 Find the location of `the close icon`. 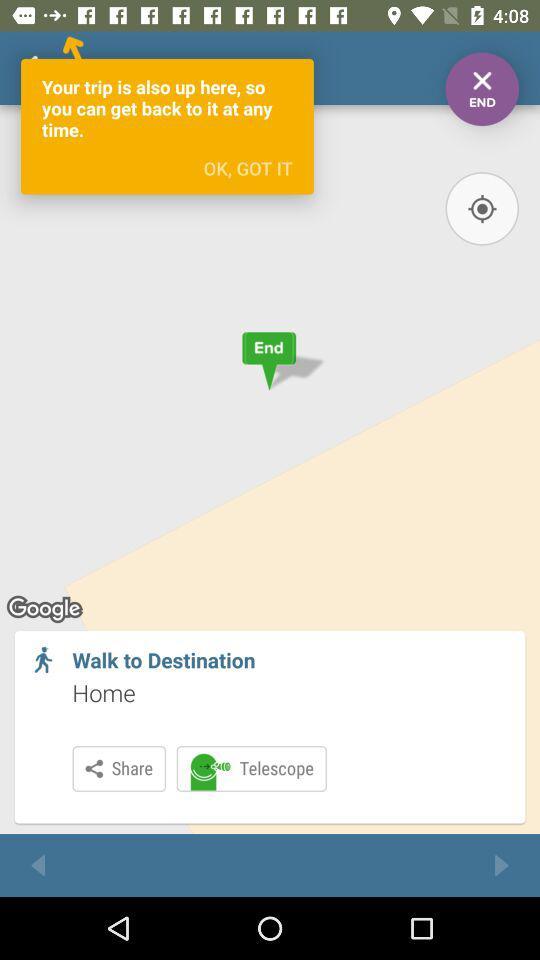

the close icon is located at coordinates (481, 89).